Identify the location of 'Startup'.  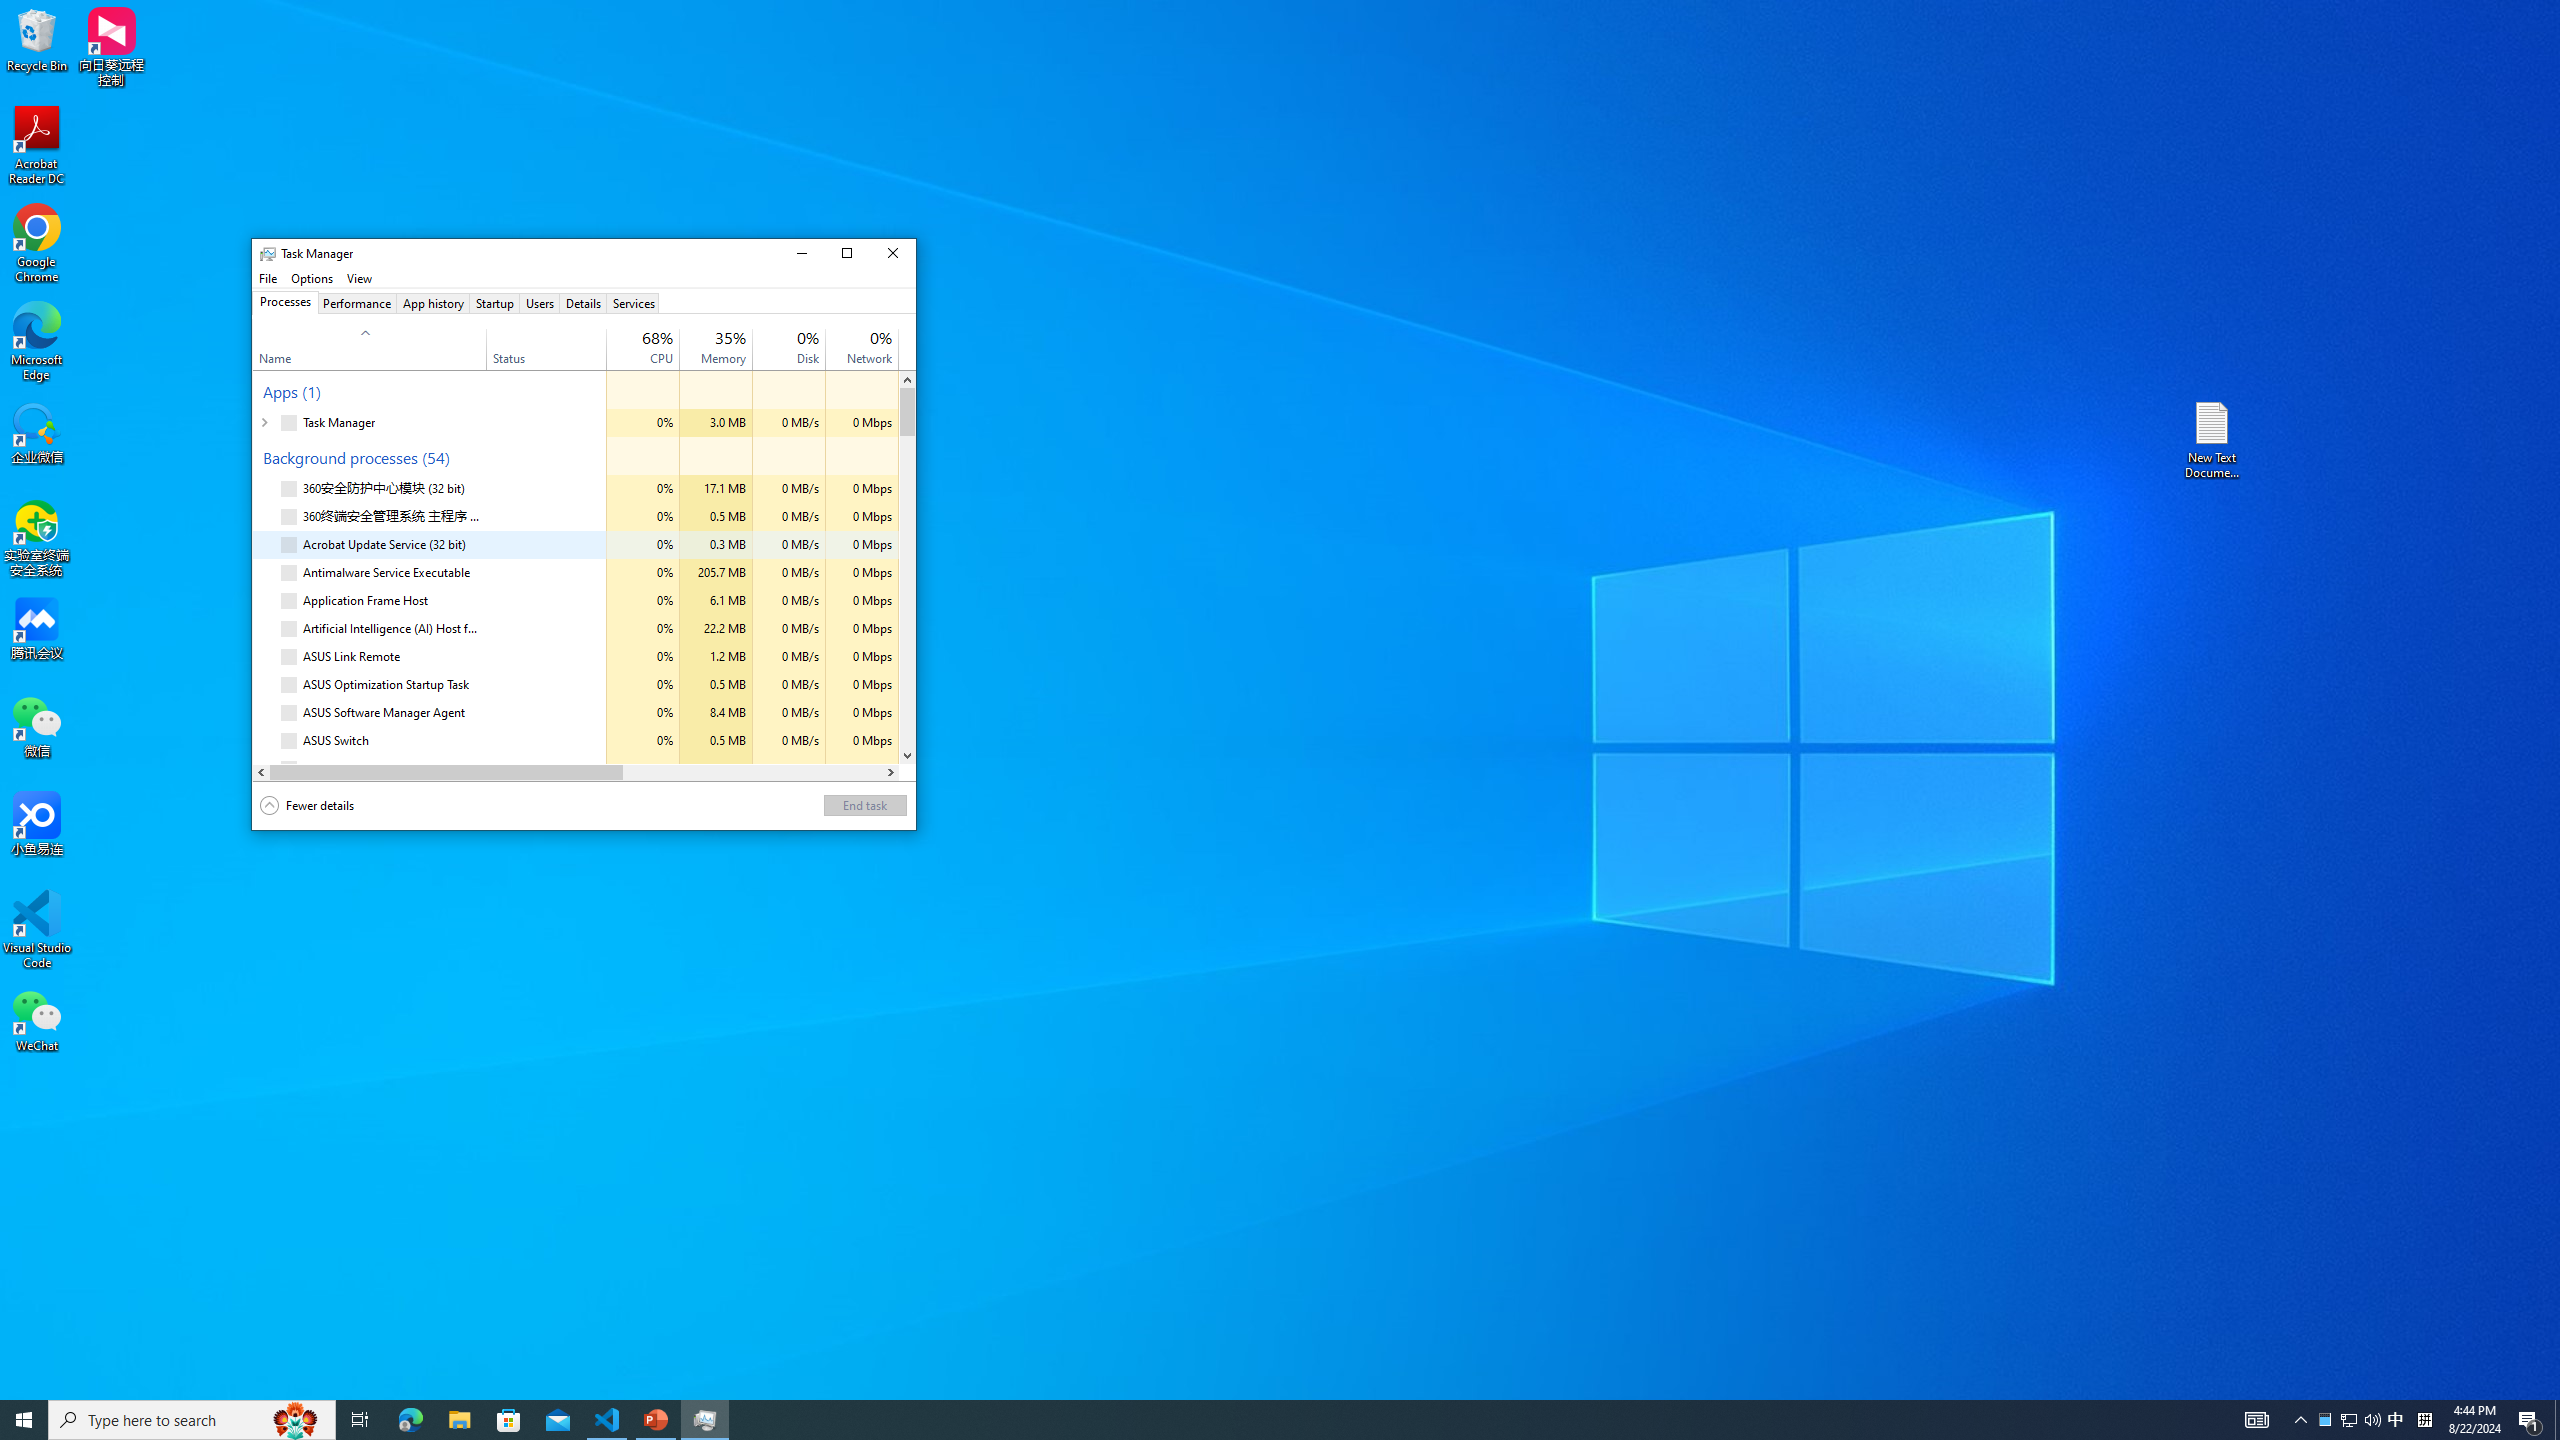
(494, 302).